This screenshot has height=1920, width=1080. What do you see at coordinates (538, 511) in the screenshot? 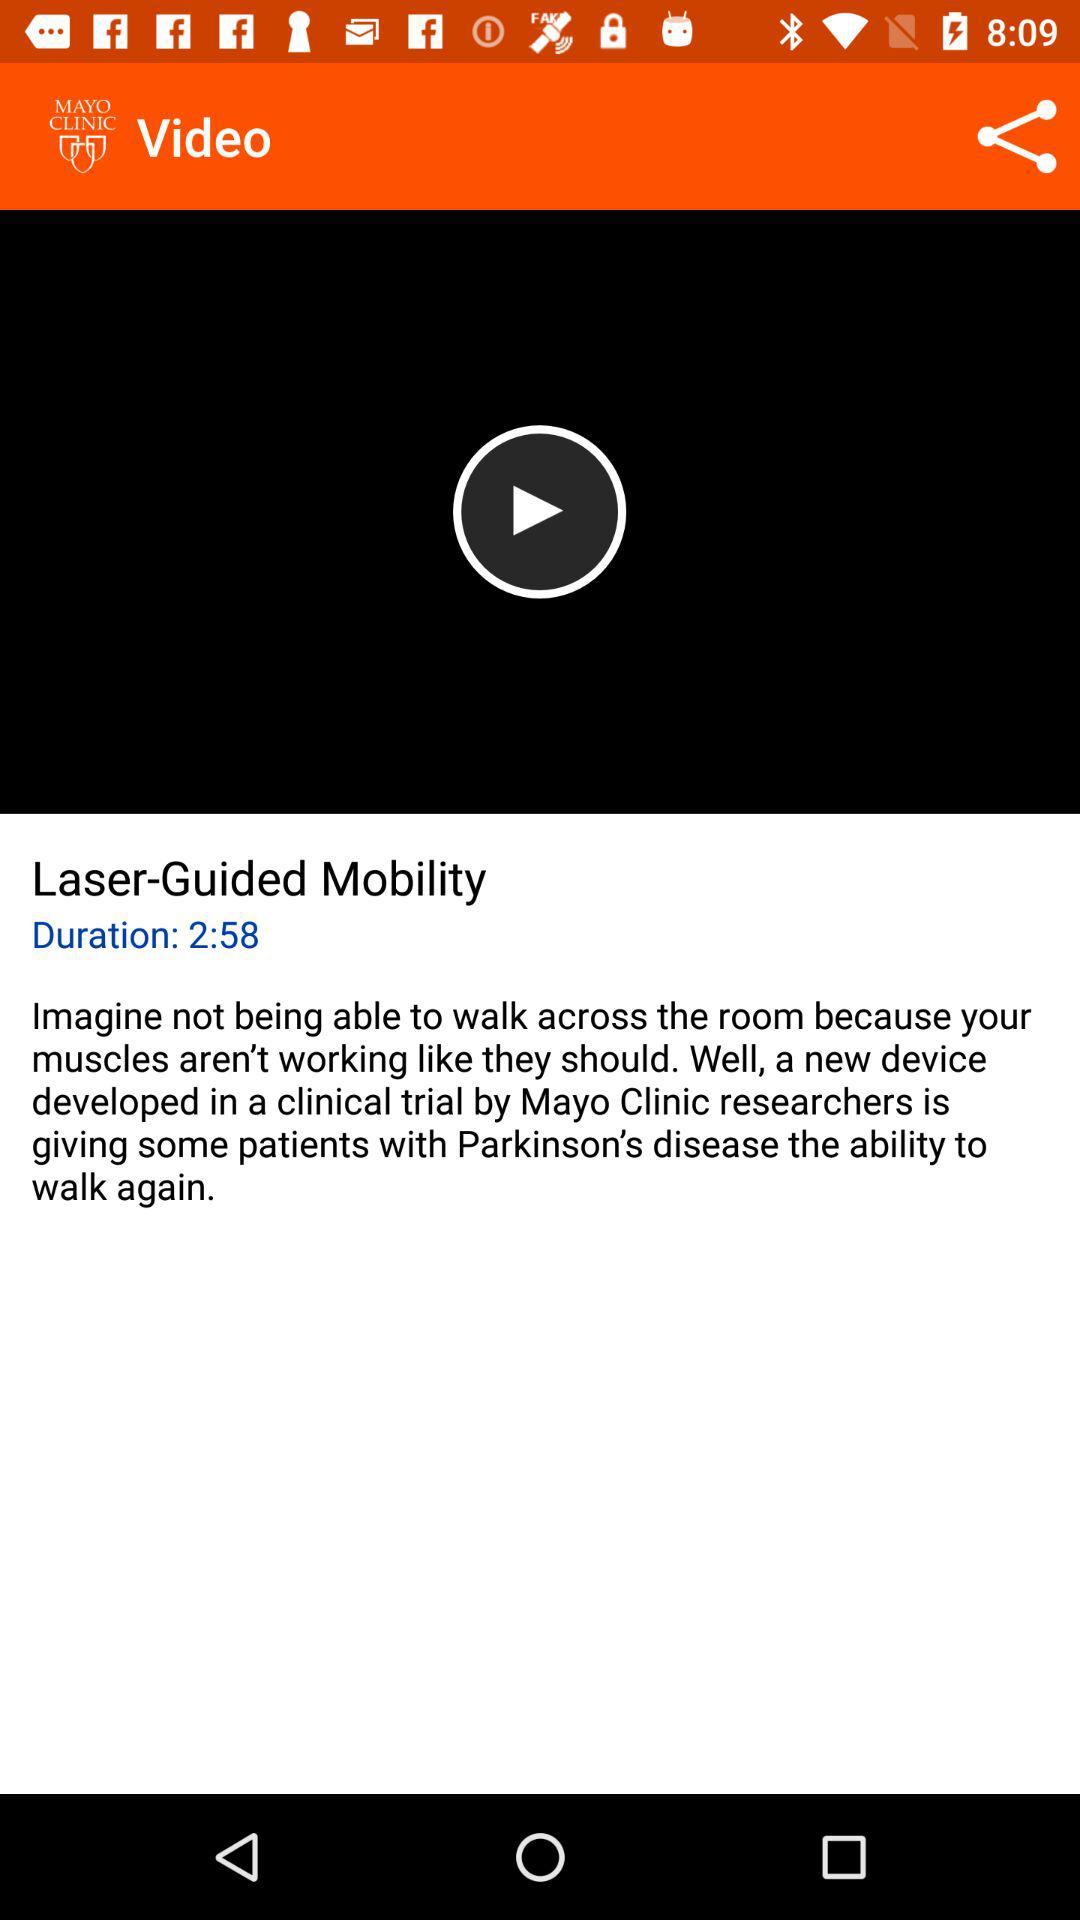
I see `the play icon` at bounding box center [538, 511].